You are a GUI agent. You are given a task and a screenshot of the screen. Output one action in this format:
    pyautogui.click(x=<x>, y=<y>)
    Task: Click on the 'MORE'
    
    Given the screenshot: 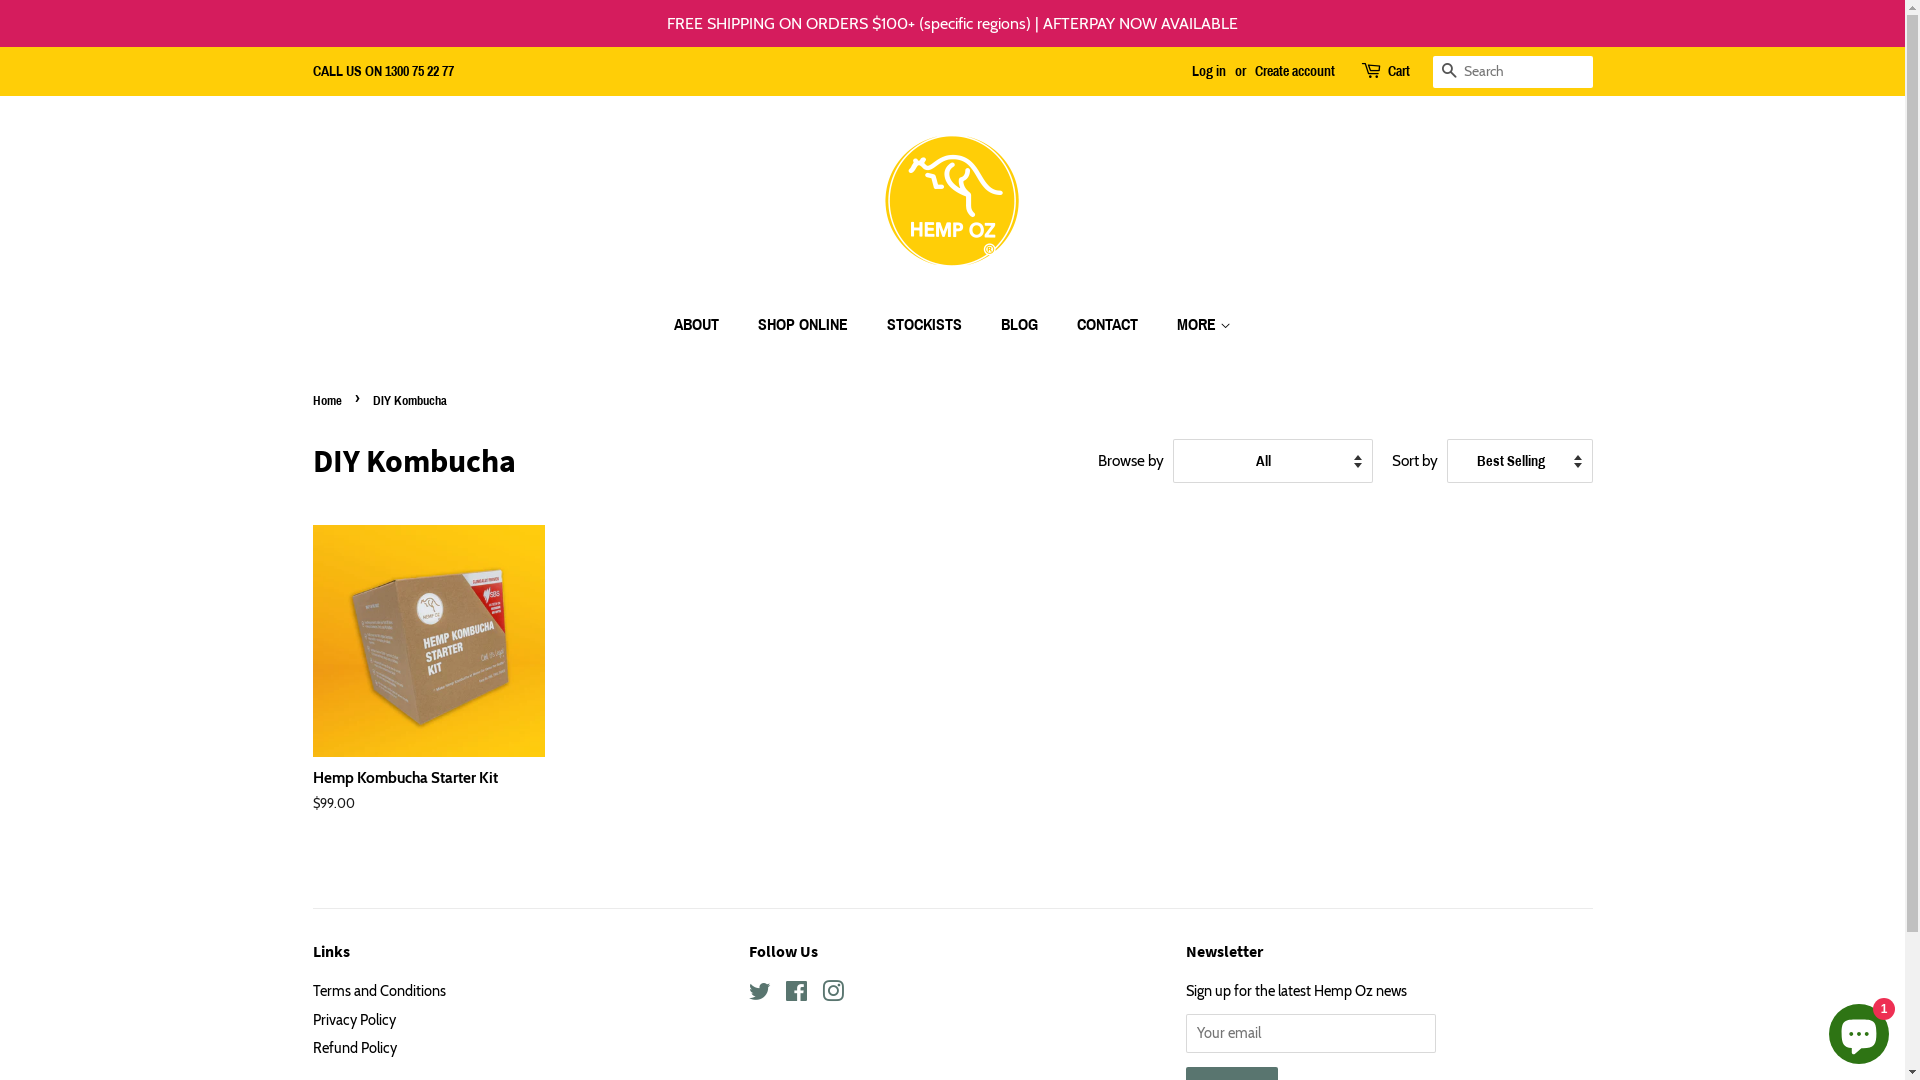 What is the action you would take?
    pyautogui.click(x=1161, y=323)
    